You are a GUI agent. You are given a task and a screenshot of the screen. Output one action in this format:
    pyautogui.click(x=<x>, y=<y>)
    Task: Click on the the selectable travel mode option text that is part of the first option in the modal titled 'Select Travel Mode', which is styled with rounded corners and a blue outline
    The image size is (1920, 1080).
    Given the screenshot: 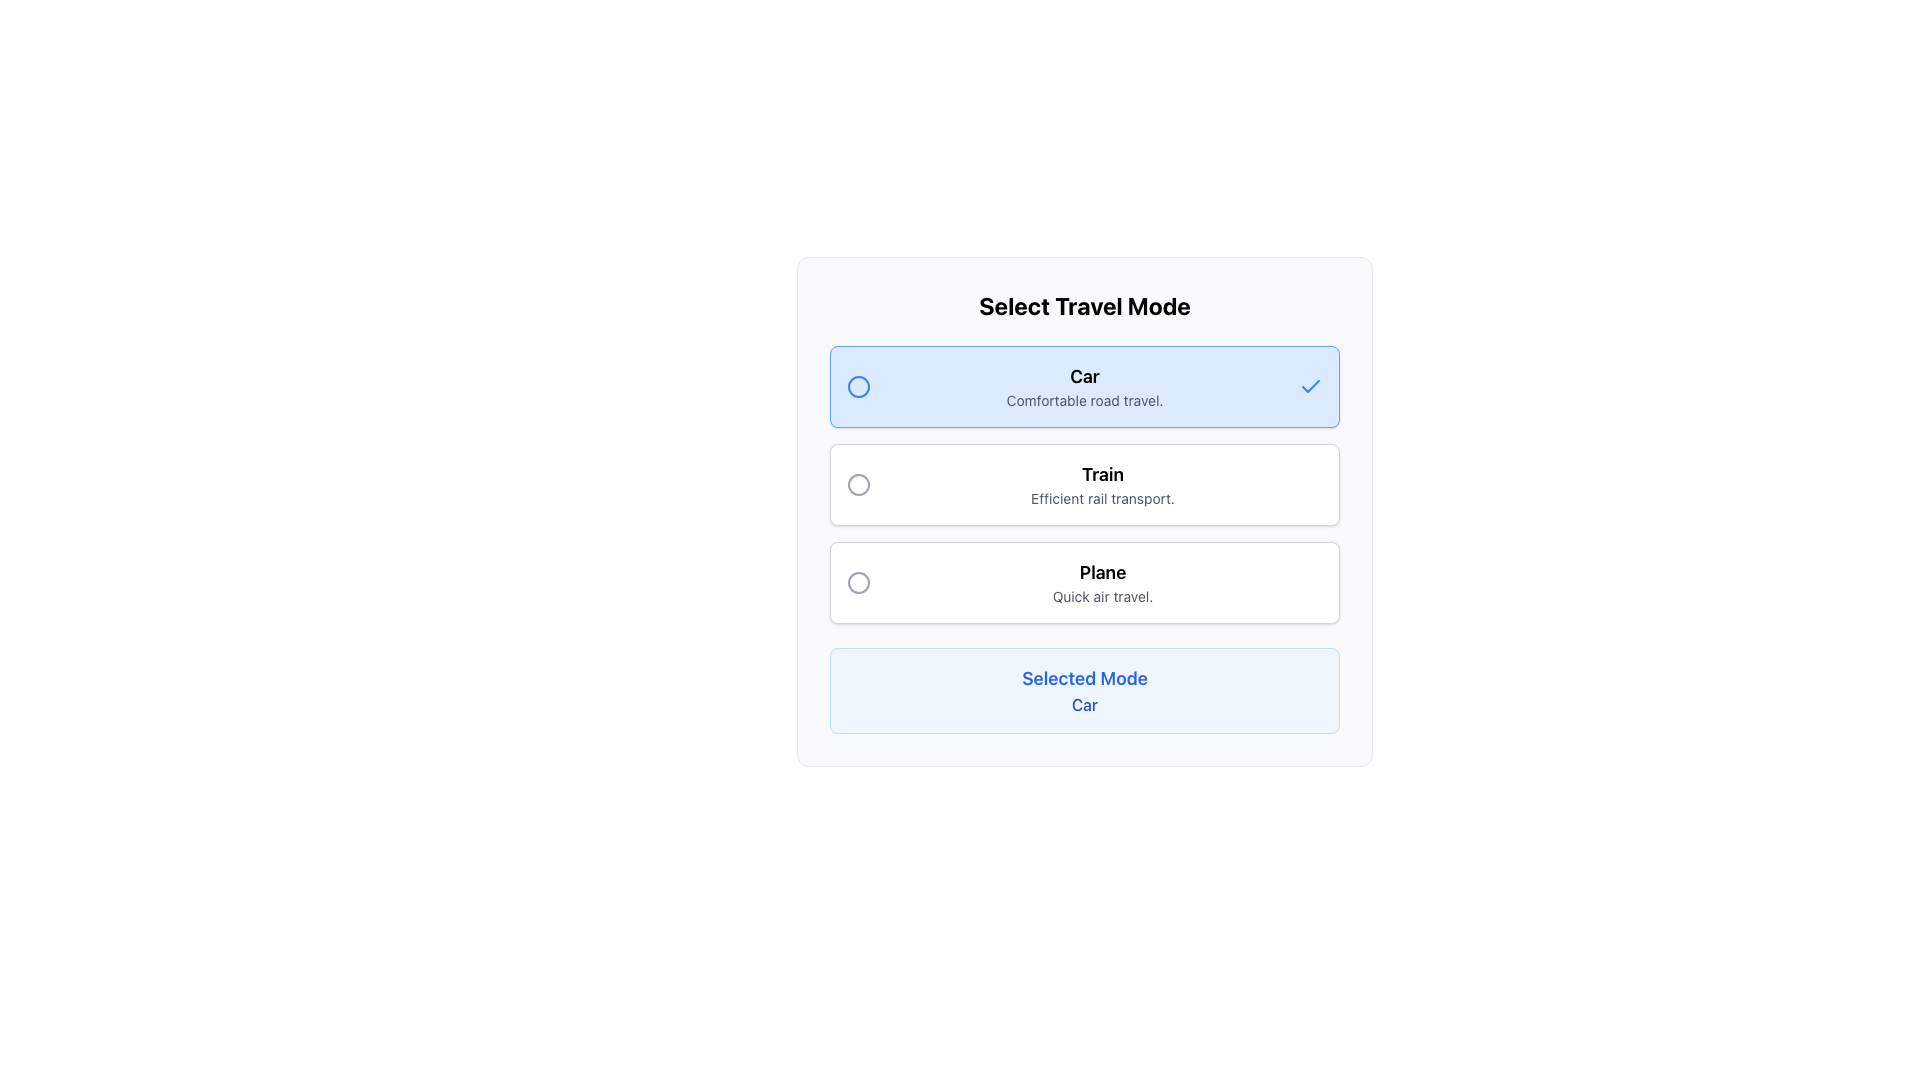 What is the action you would take?
    pyautogui.click(x=1083, y=386)
    